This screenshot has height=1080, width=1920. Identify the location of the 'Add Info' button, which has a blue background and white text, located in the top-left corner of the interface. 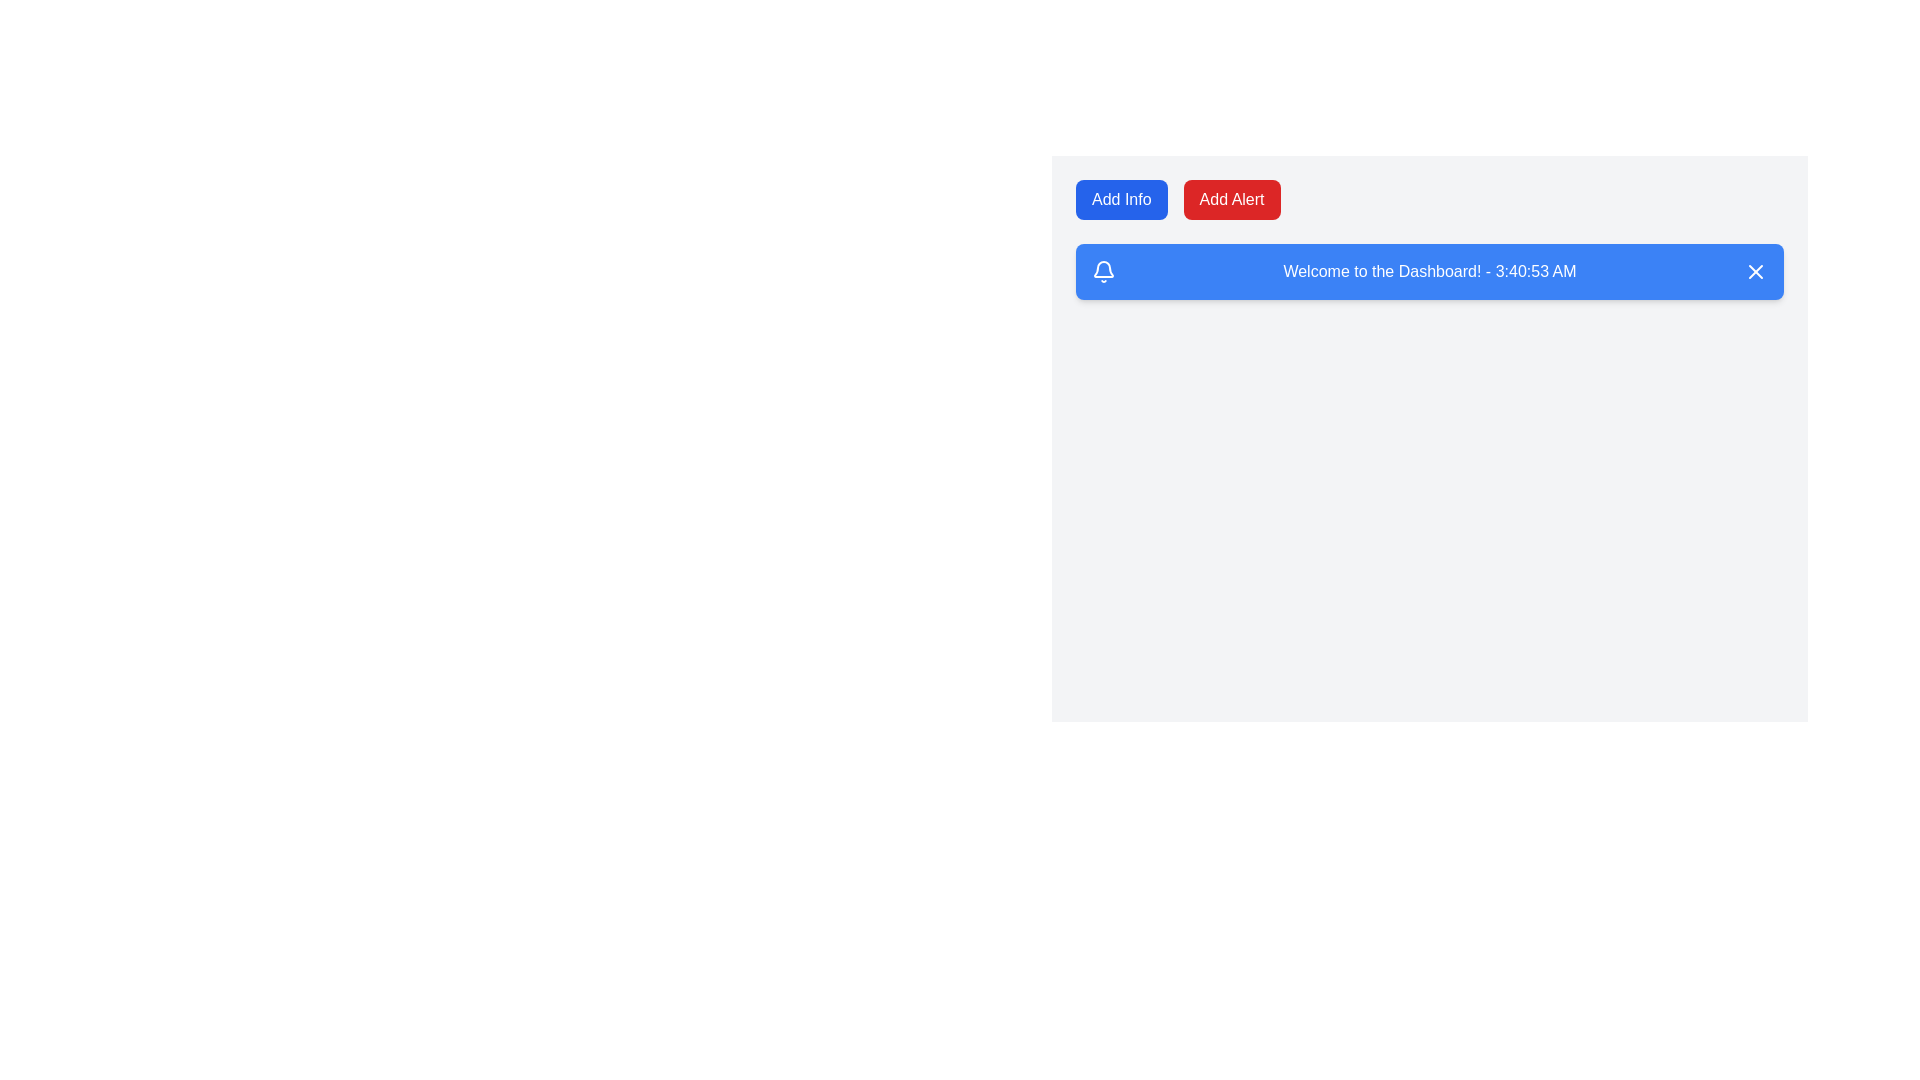
(1121, 200).